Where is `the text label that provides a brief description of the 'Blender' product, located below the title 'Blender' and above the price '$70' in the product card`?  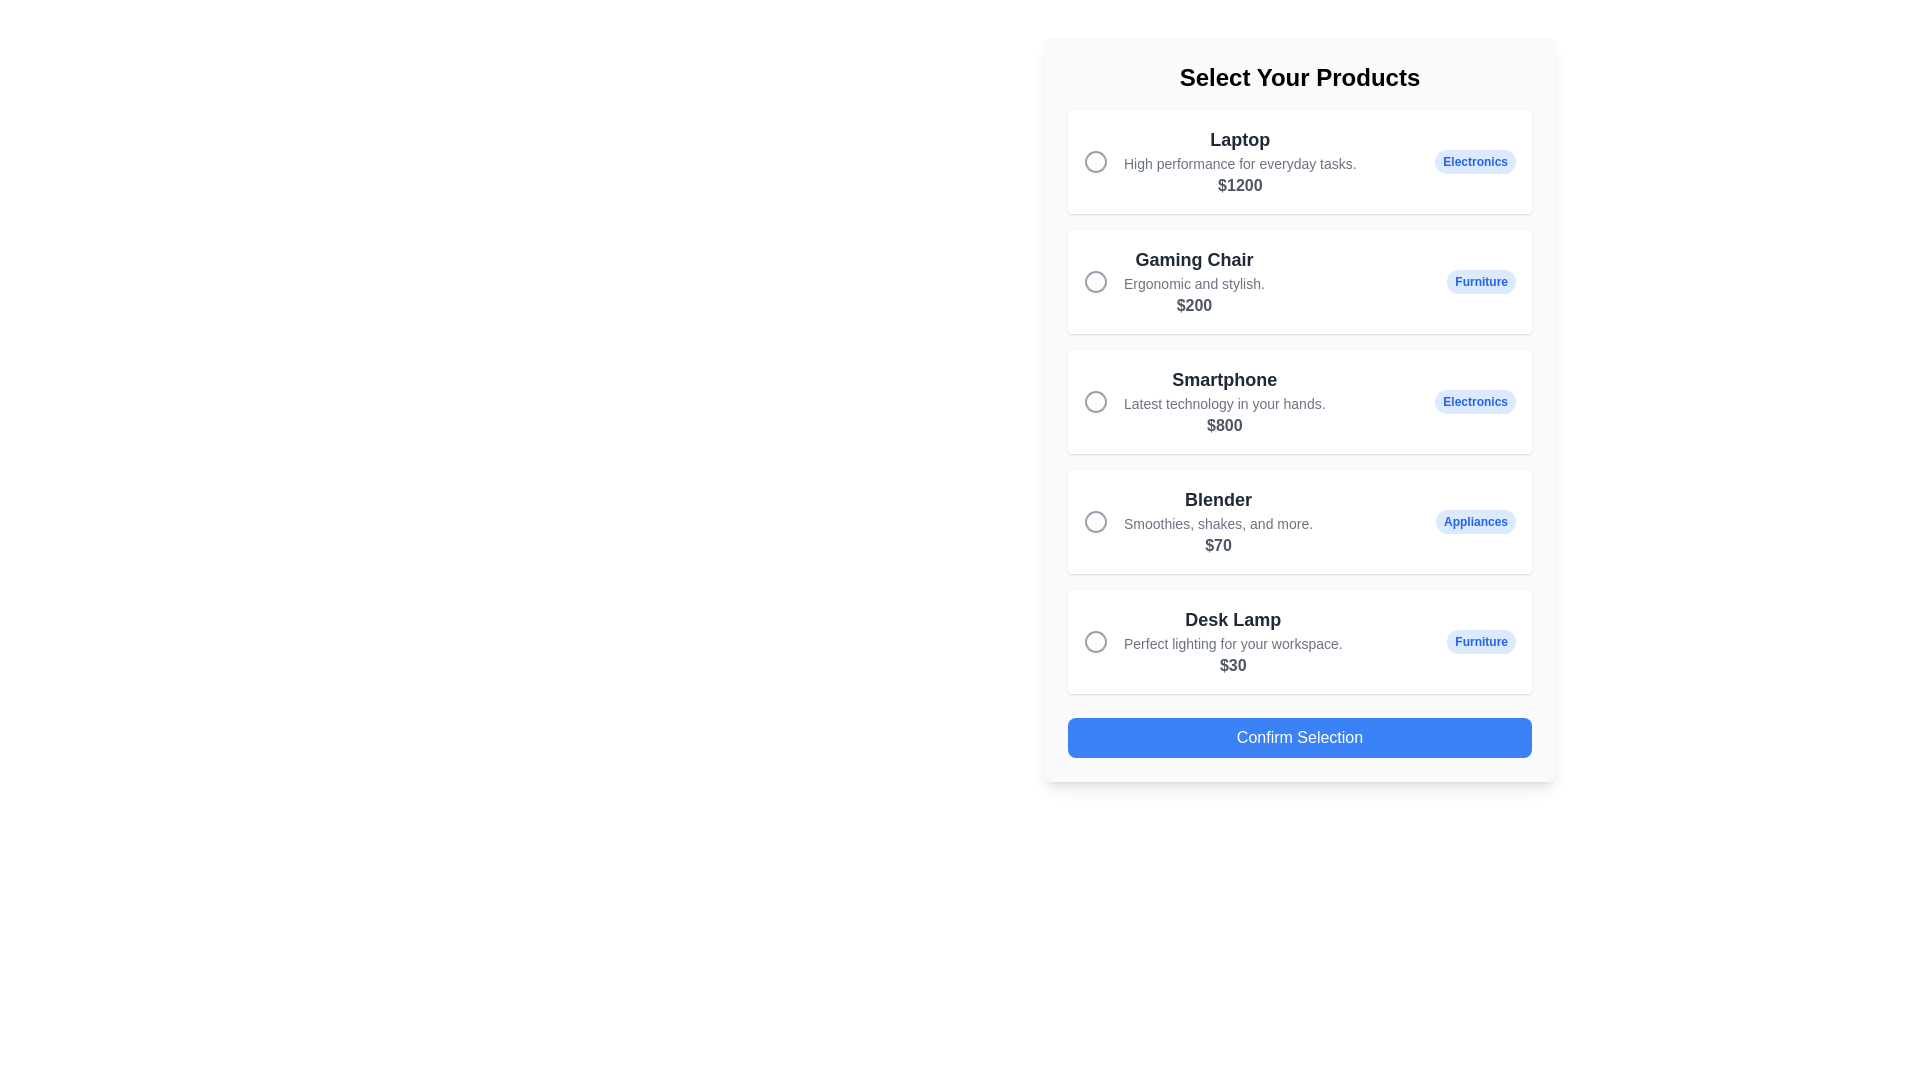
the text label that provides a brief description of the 'Blender' product, located below the title 'Blender' and above the price '$70' in the product card is located at coordinates (1217, 523).